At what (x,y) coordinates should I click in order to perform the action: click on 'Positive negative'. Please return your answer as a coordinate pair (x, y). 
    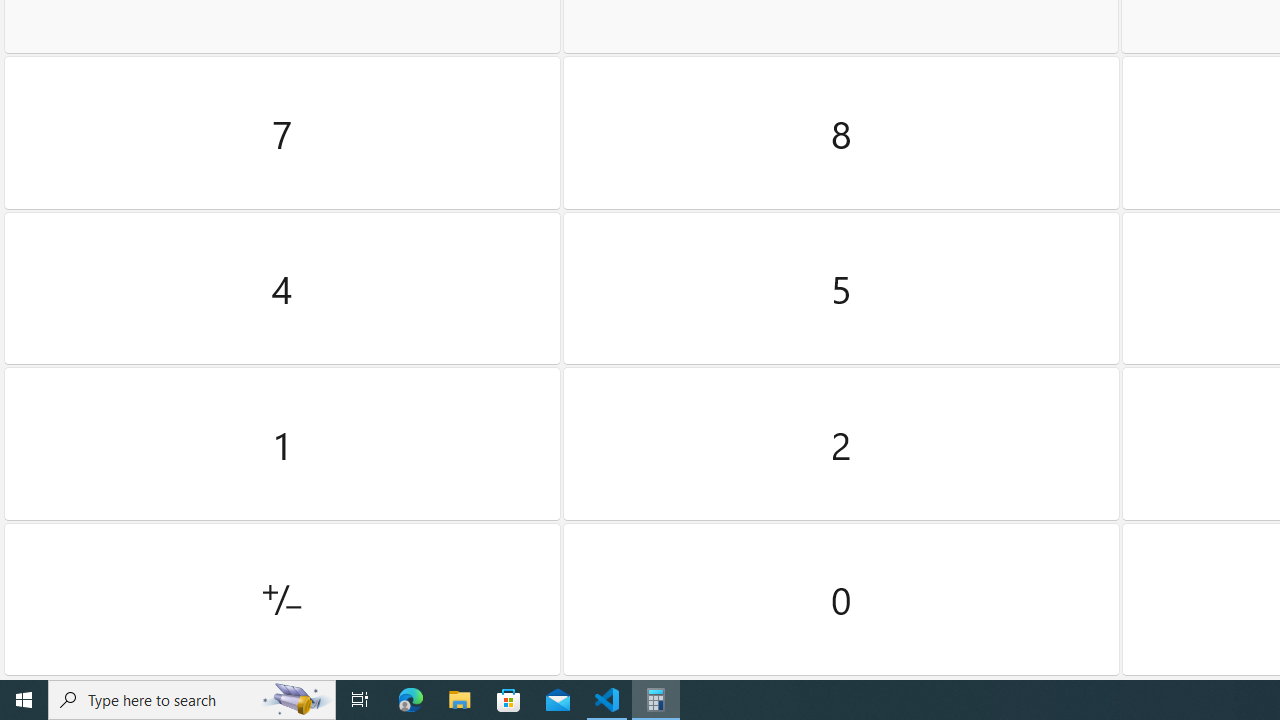
    Looking at the image, I should click on (281, 598).